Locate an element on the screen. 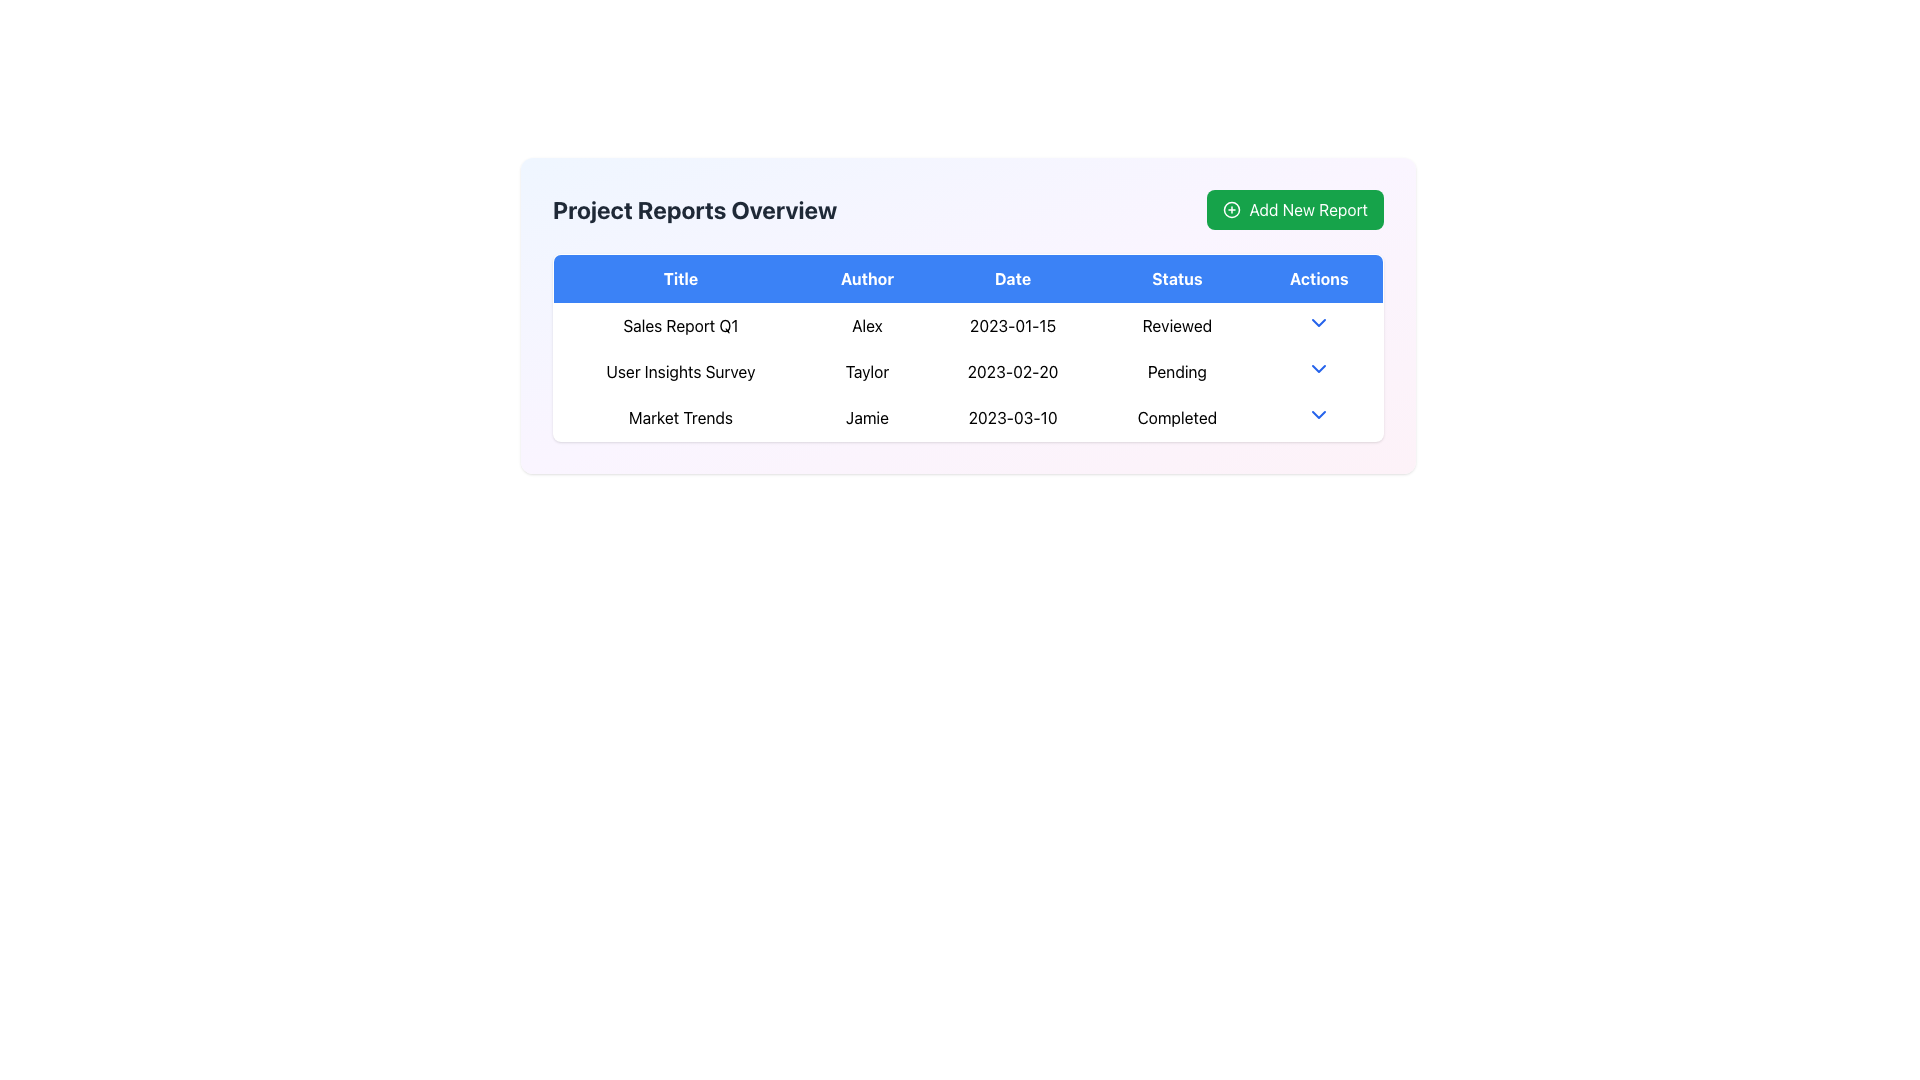  the icon representing the addition of a new report located within the 'Add New Report' button in the top-right area of the interface is located at coordinates (1231, 209).